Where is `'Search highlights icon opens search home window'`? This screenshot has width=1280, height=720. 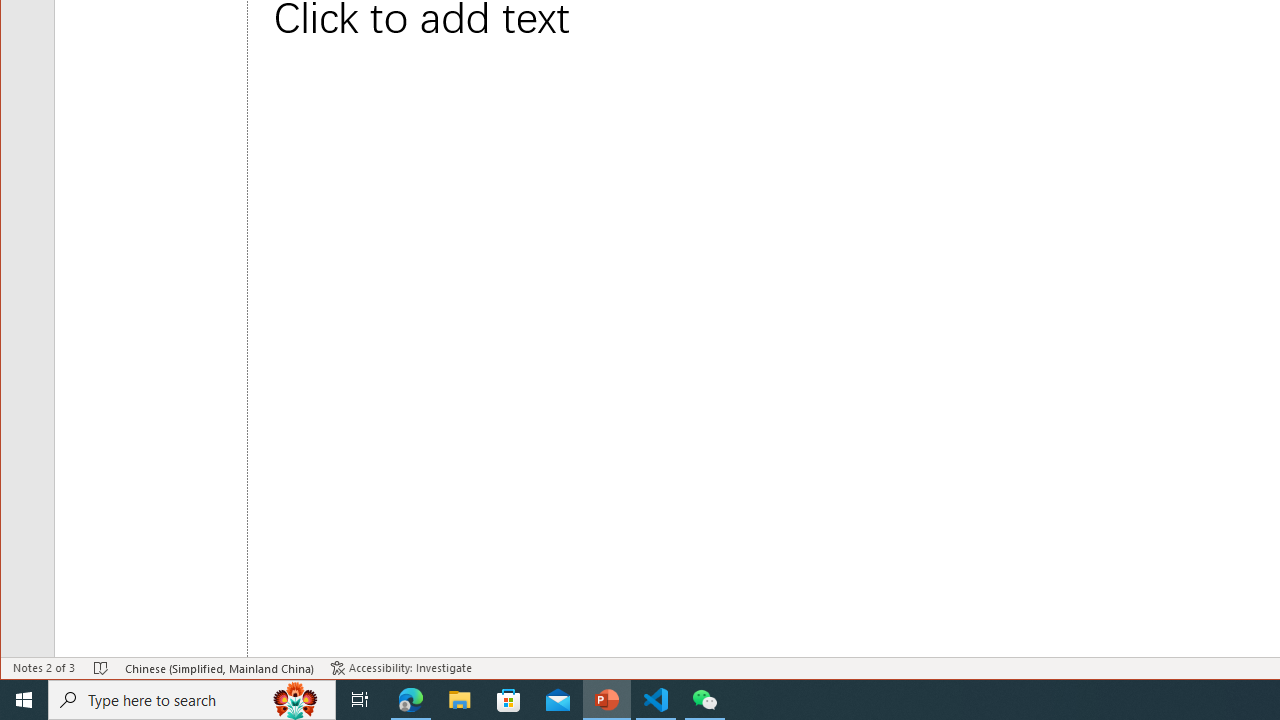 'Search highlights icon opens search home window' is located at coordinates (294, 698).